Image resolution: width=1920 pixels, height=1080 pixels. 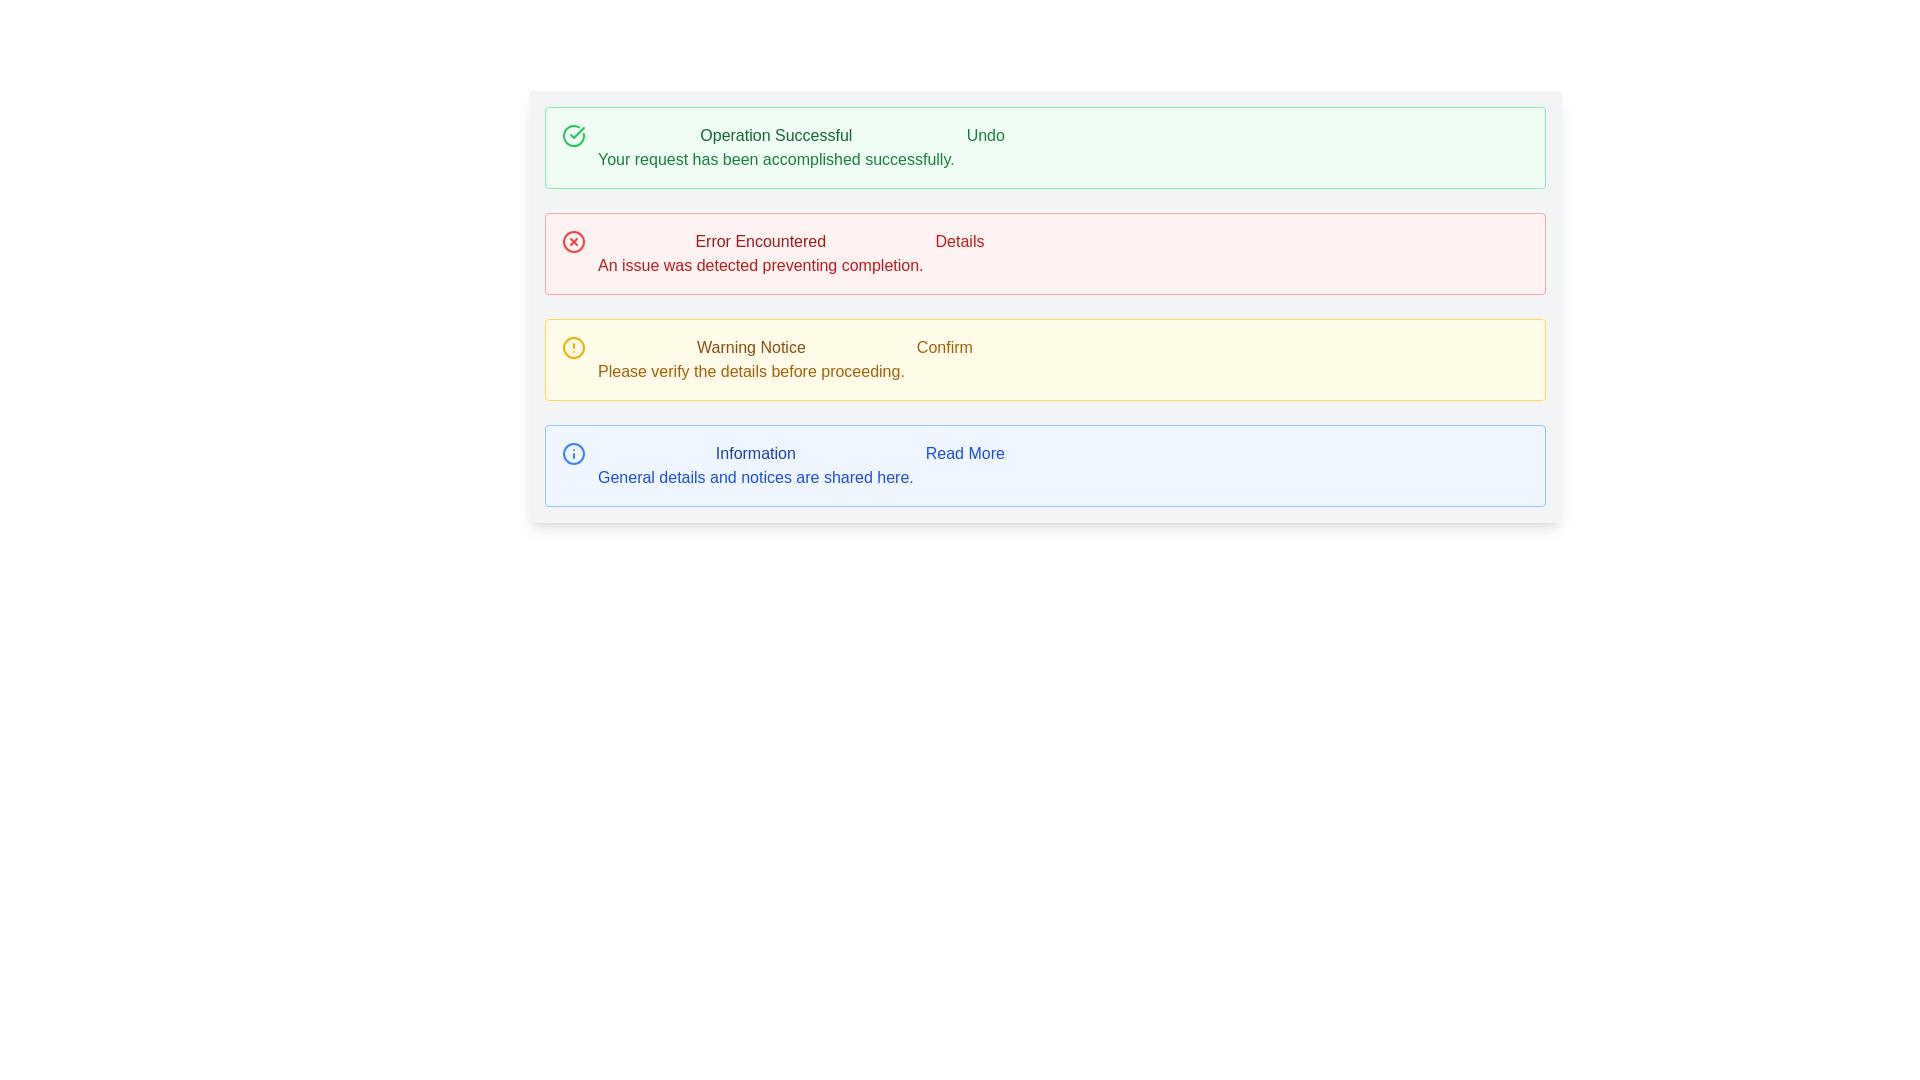 What do you see at coordinates (754, 466) in the screenshot?
I see `the centrally located Text Block within the informational card at the bottom of the notifications, which contains a title and a descriptive explanation` at bounding box center [754, 466].